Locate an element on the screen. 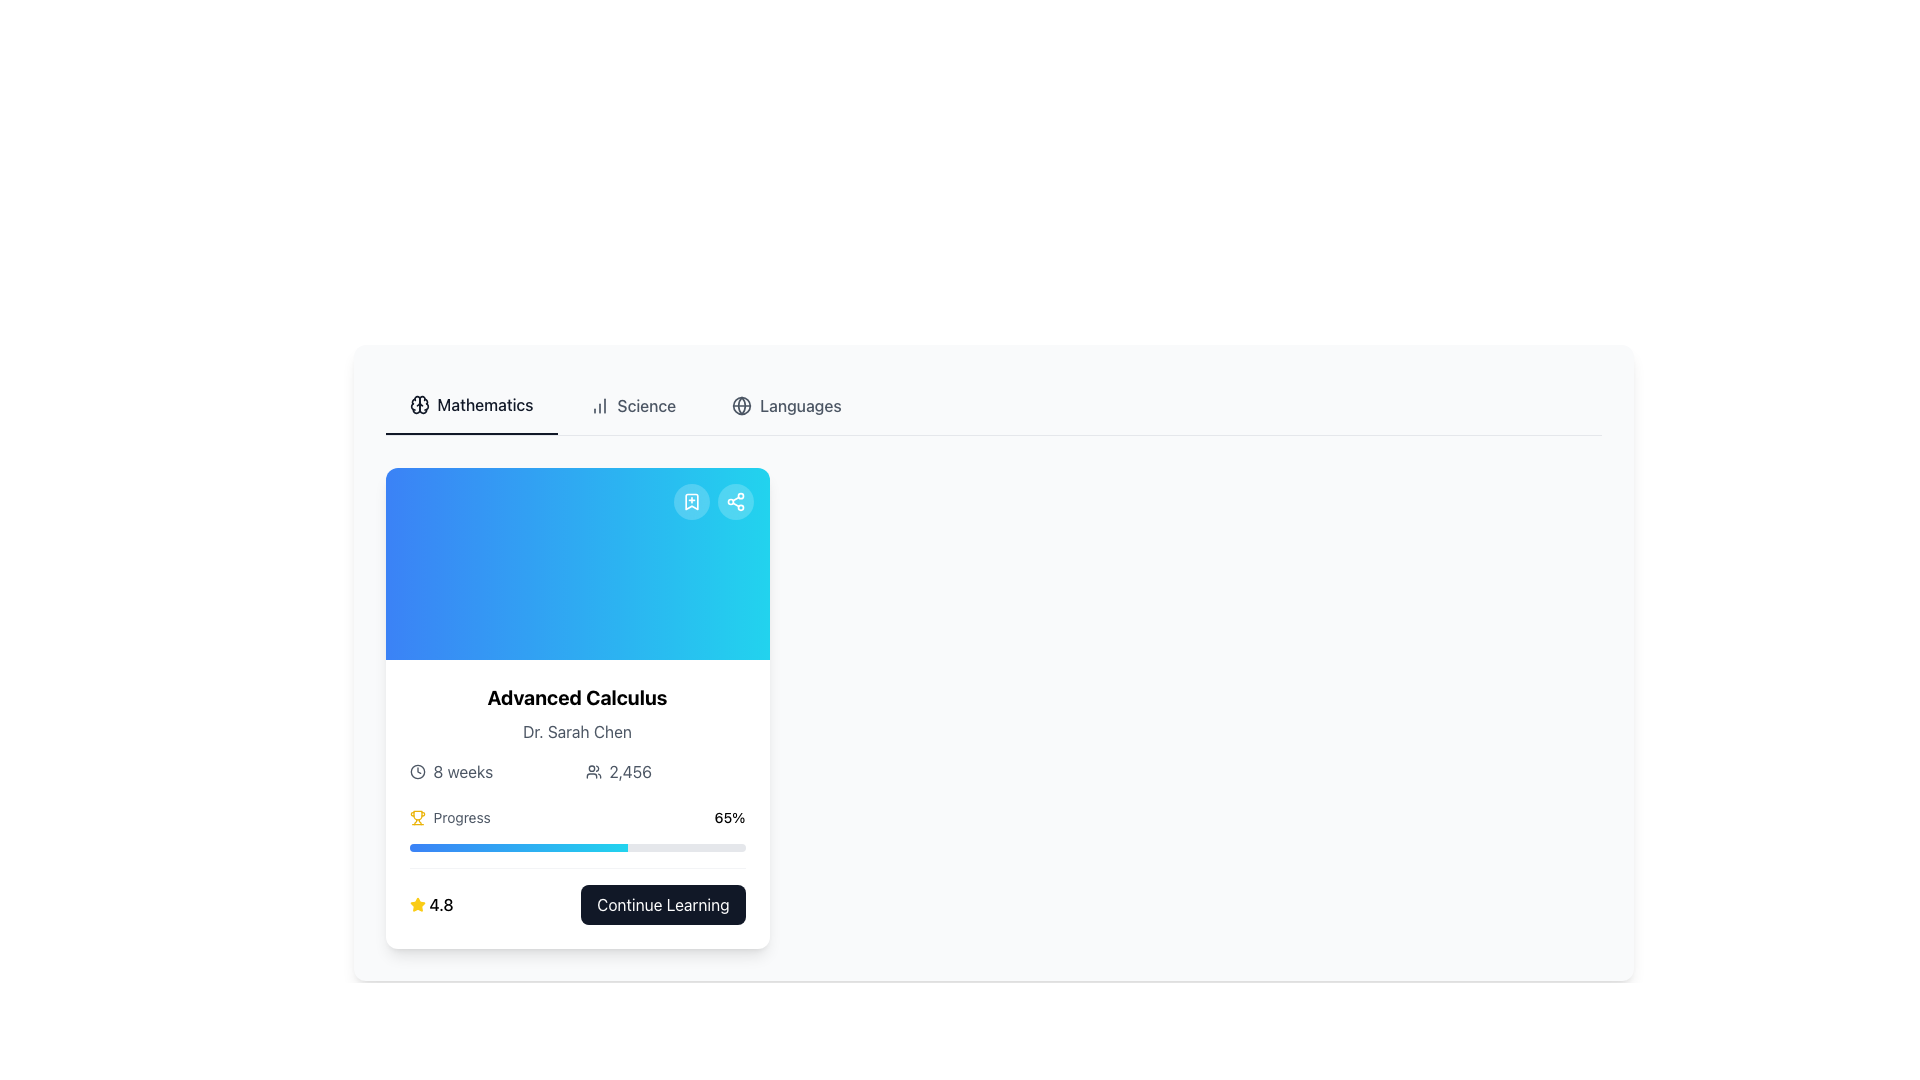  the button located at the bottom-right corner of the card layout, adjacent to the star rating value '4.8', to observe the hover effect is located at coordinates (663, 905).